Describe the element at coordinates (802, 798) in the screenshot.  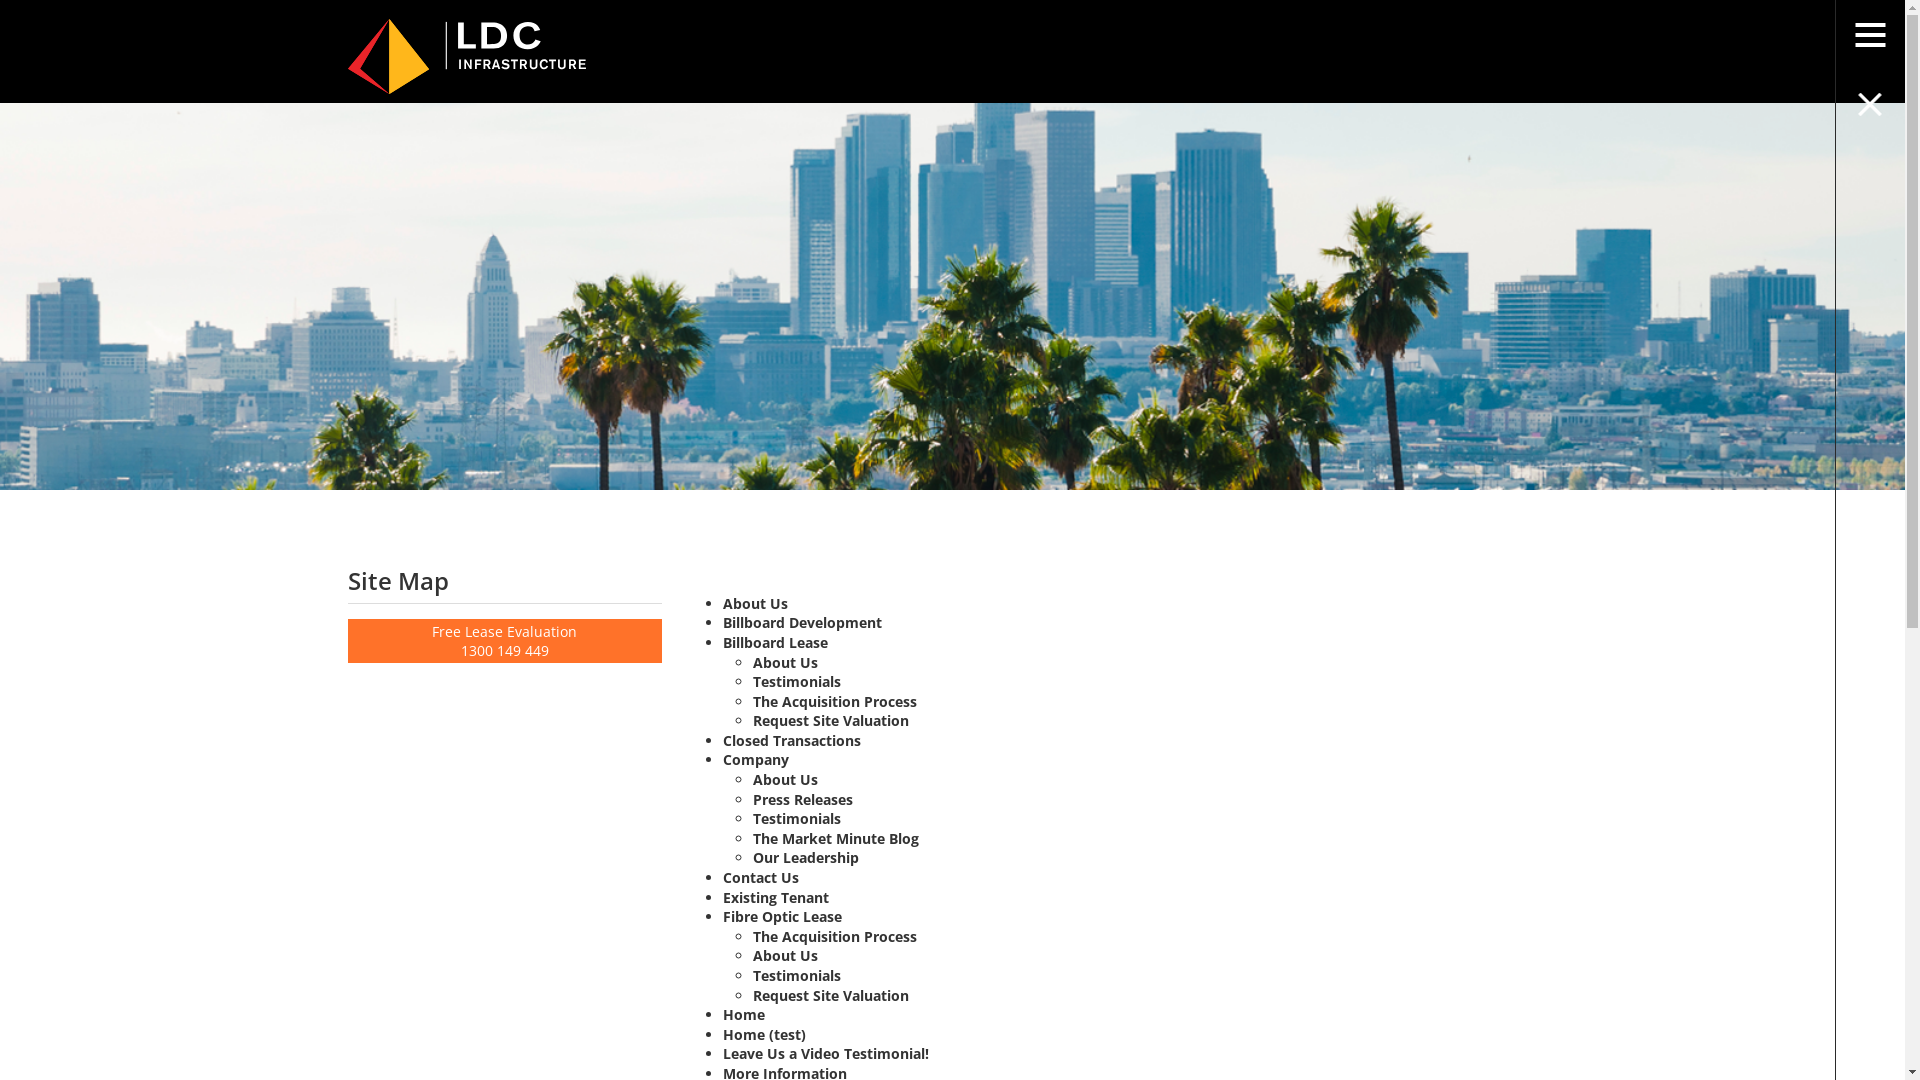
I see `'Press Releases'` at that location.